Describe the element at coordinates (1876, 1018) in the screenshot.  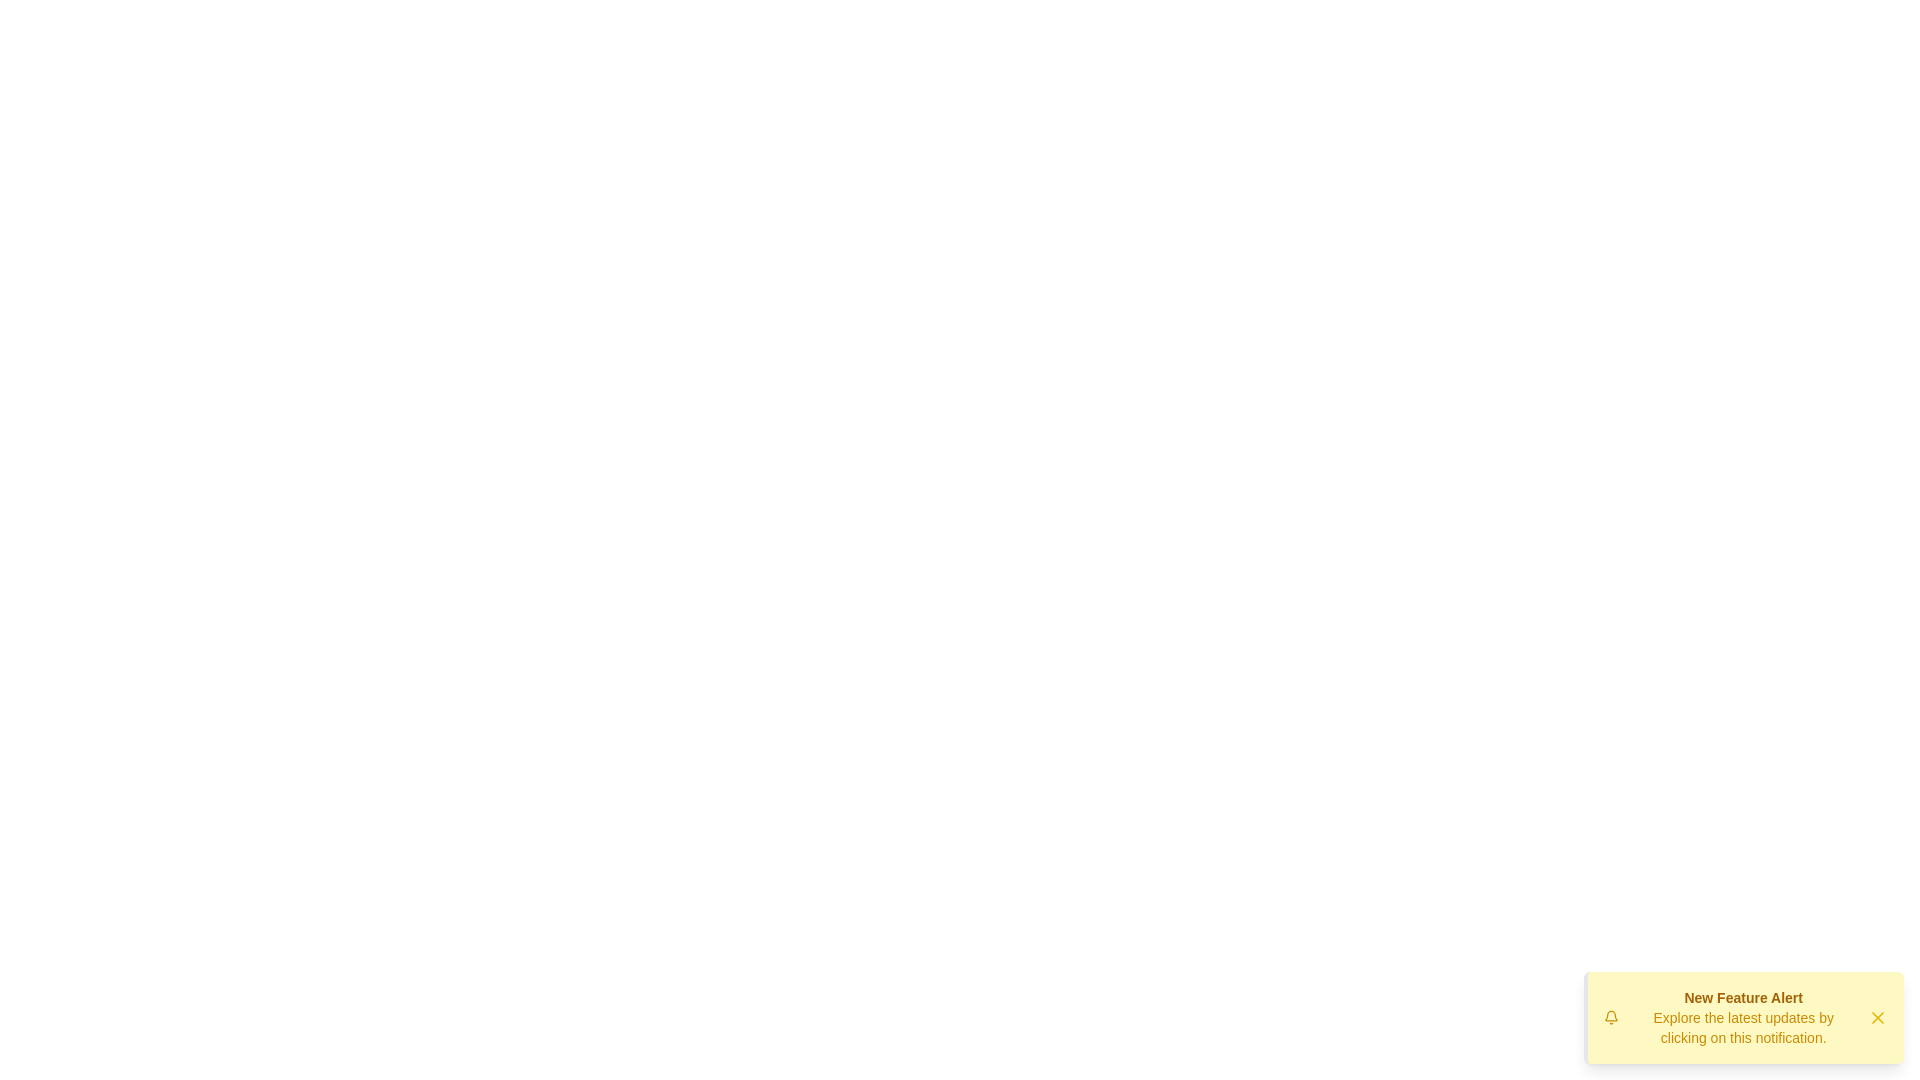
I see `the dismiss button to close the notification` at that location.